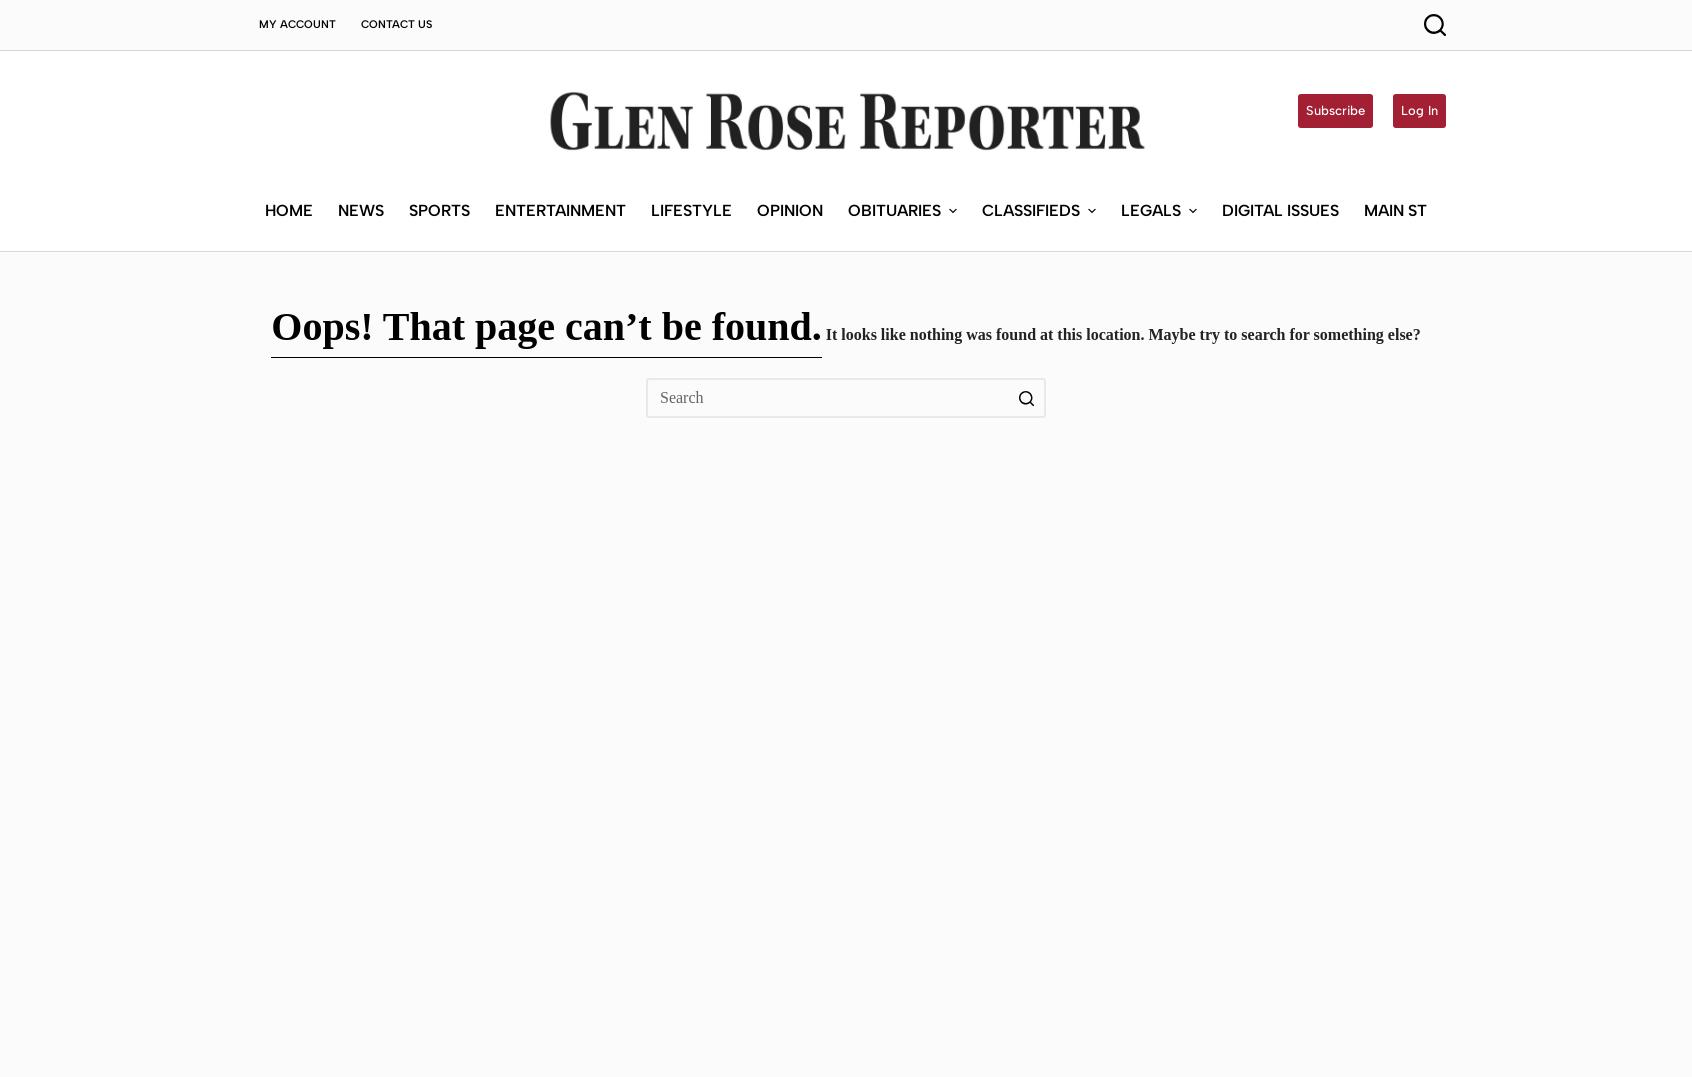  What do you see at coordinates (1122, 181) in the screenshot?
I see `'It looks like nothing was found at this location. Maybe try to search for something else?'` at bounding box center [1122, 181].